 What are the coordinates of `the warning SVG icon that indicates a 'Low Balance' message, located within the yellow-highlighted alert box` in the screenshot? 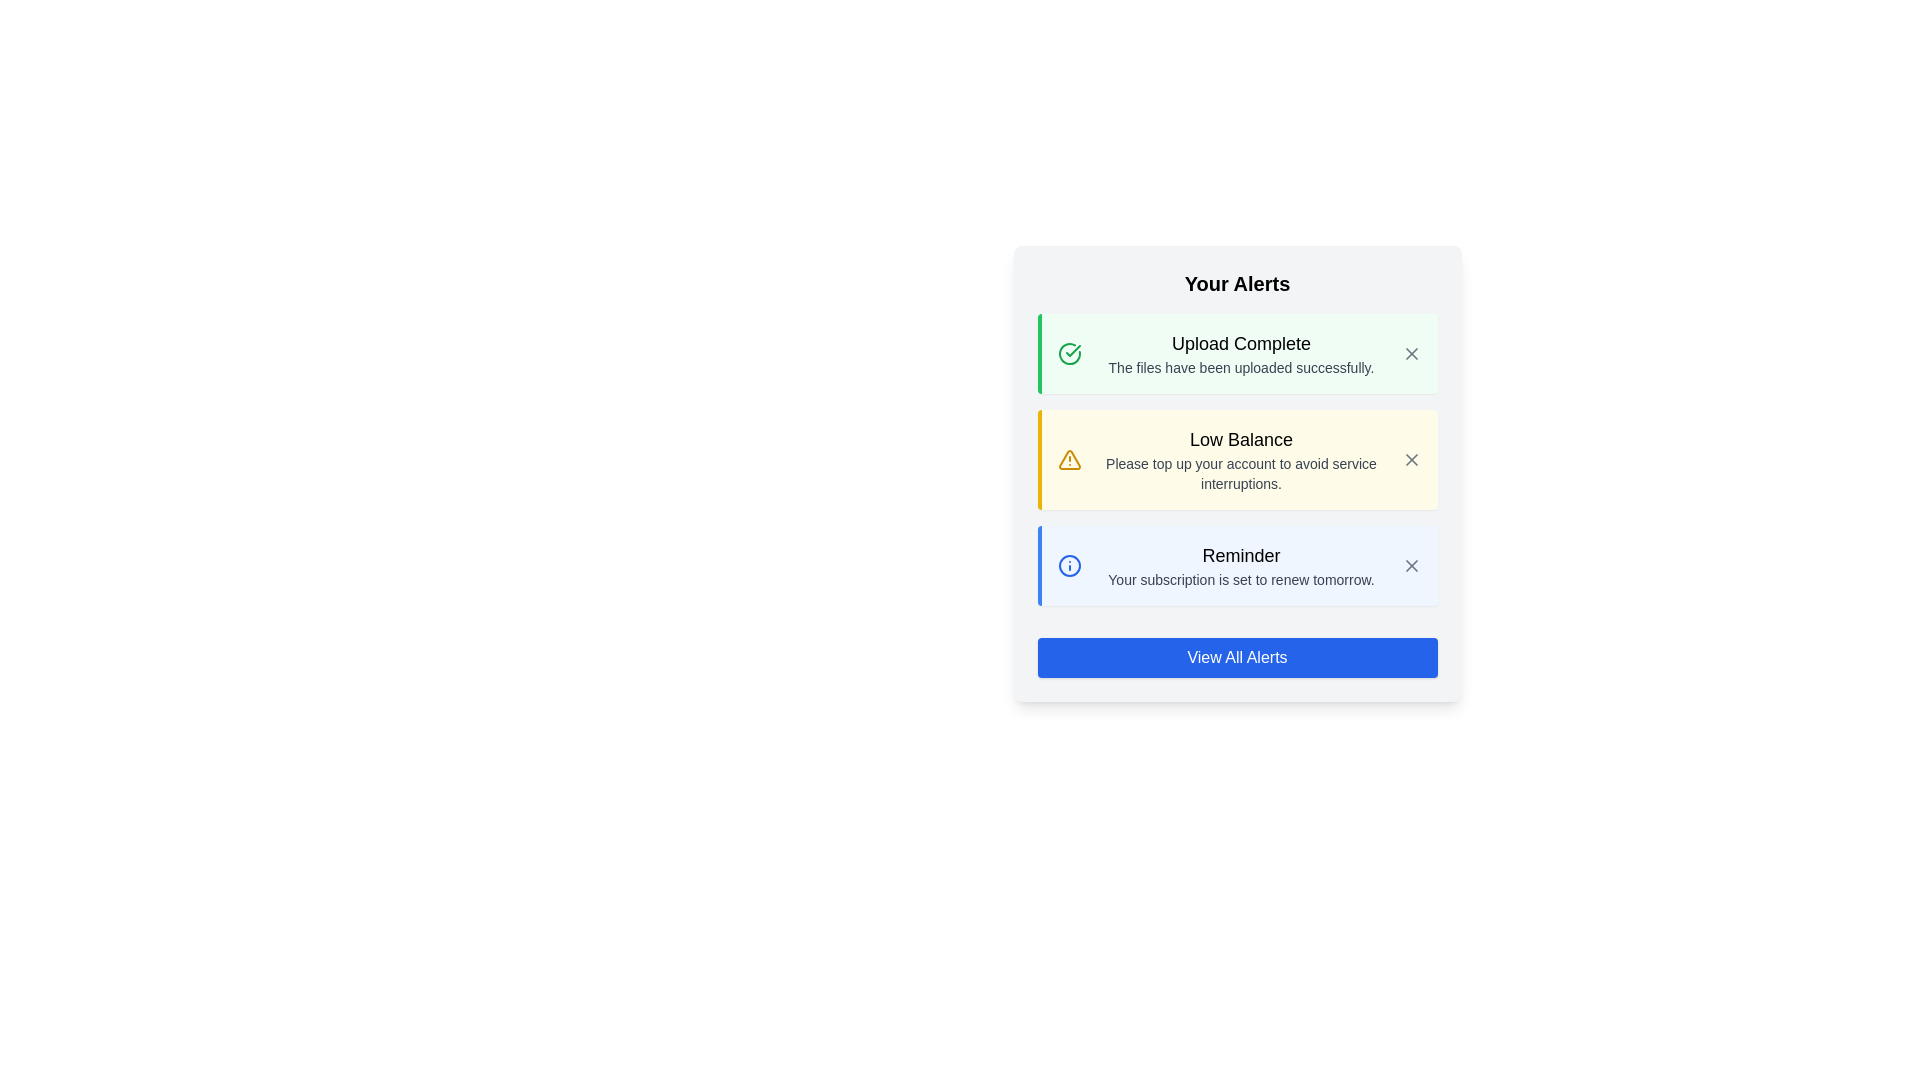 It's located at (1068, 459).